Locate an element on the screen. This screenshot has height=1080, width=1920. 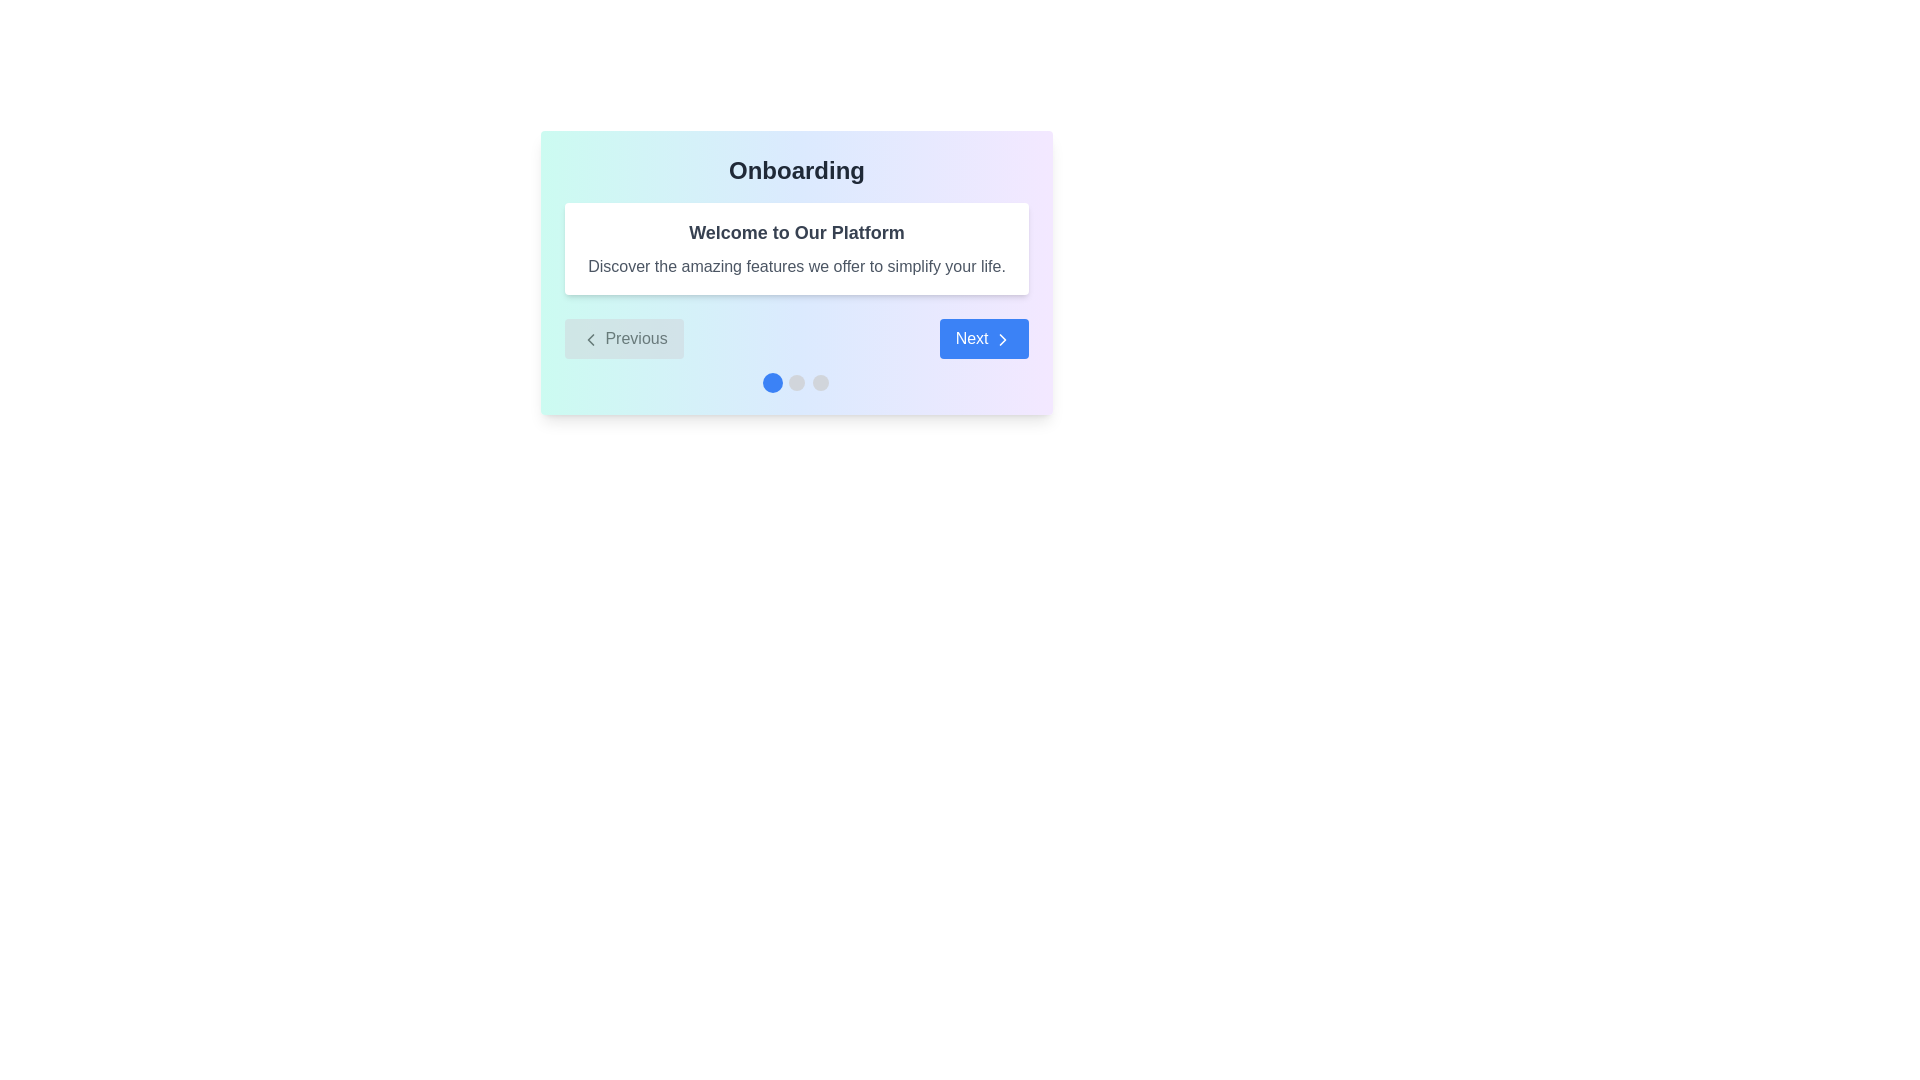
the right-pointing chevron icon located inside the 'Next' button in the onboarding dialog is located at coordinates (1003, 338).